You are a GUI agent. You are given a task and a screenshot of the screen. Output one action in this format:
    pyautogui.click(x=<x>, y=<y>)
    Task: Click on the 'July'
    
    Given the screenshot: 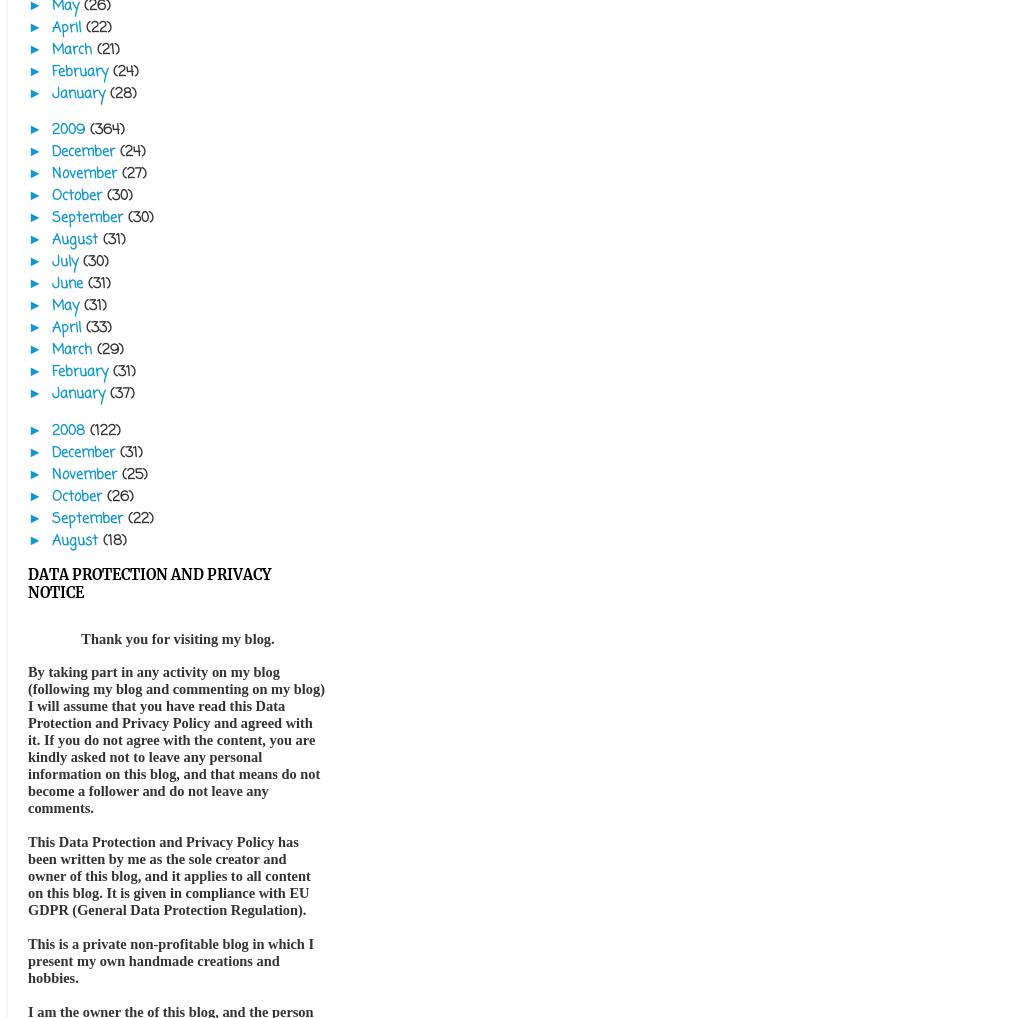 What is the action you would take?
    pyautogui.click(x=66, y=262)
    